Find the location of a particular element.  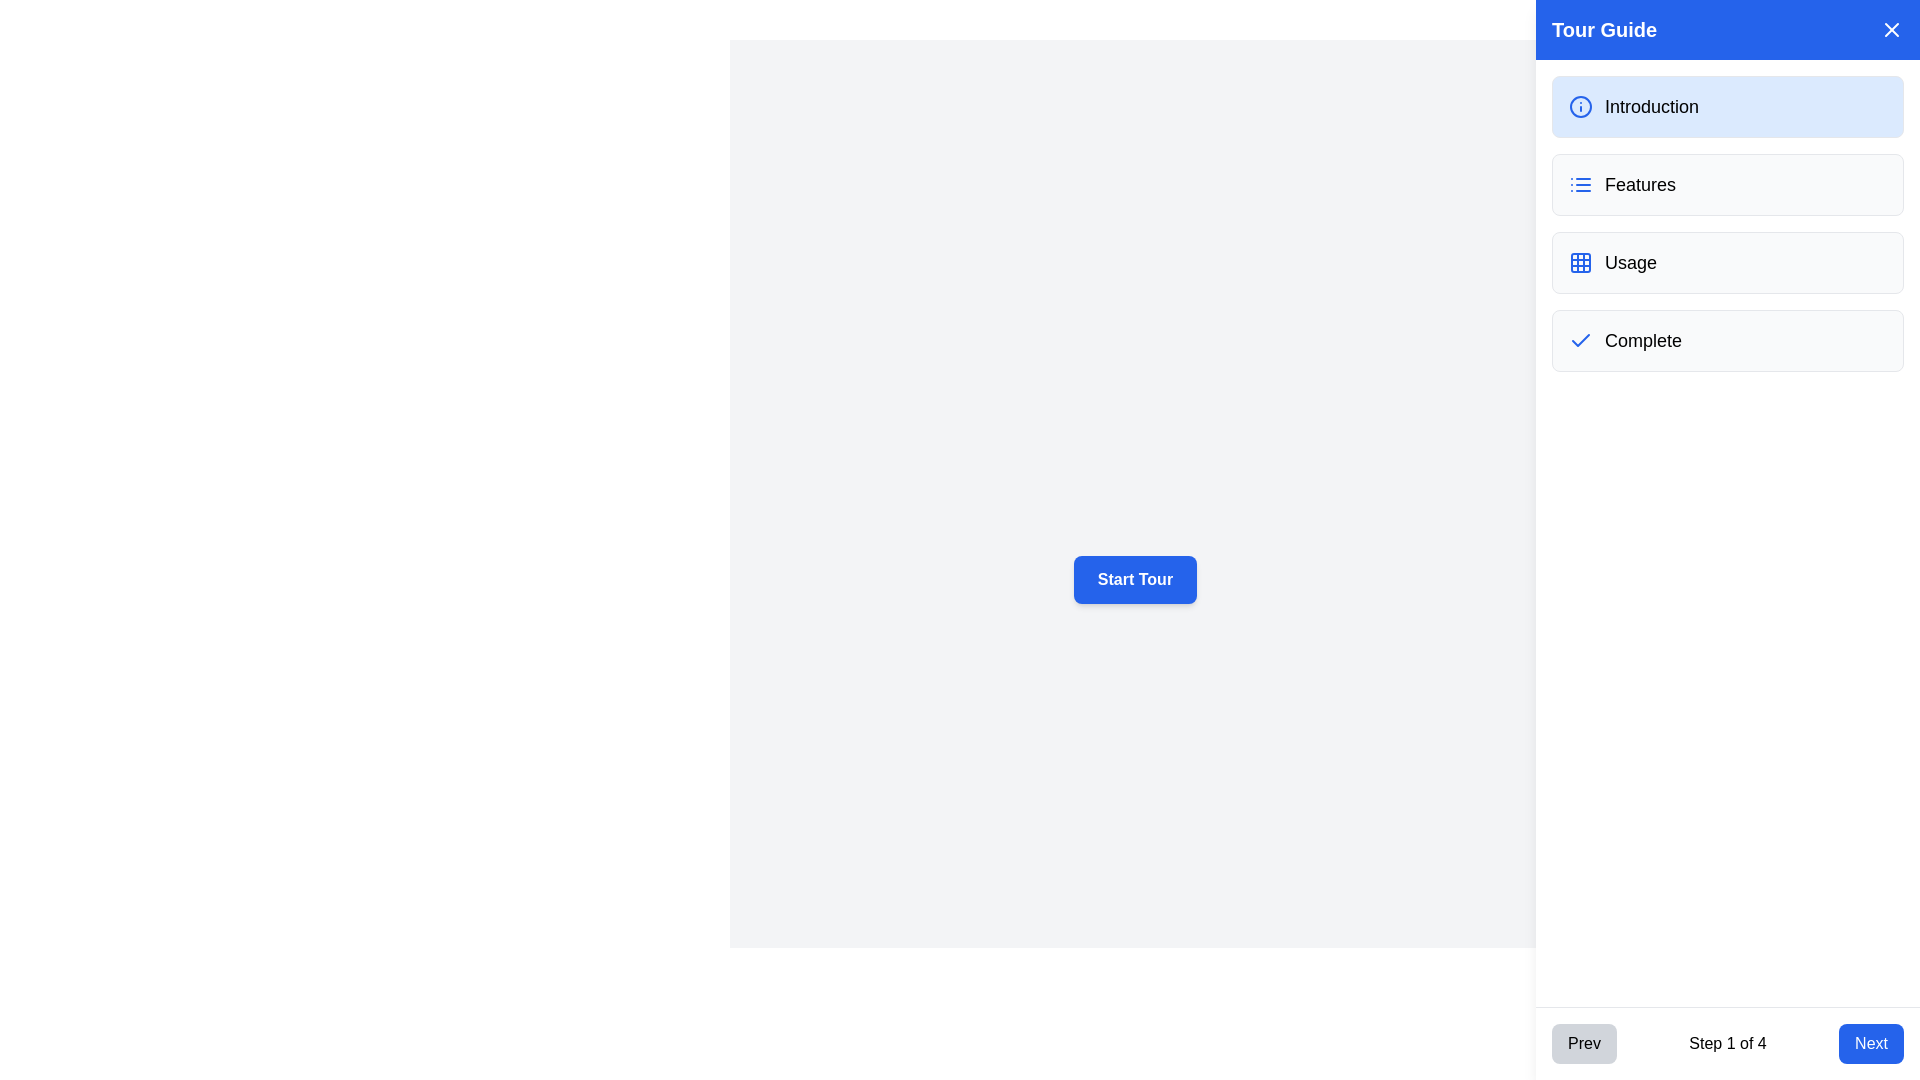

the blue checkmark icon indicating completion or approval, located next to 'Introduction' in the top menu is located at coordinates (1579, 338).